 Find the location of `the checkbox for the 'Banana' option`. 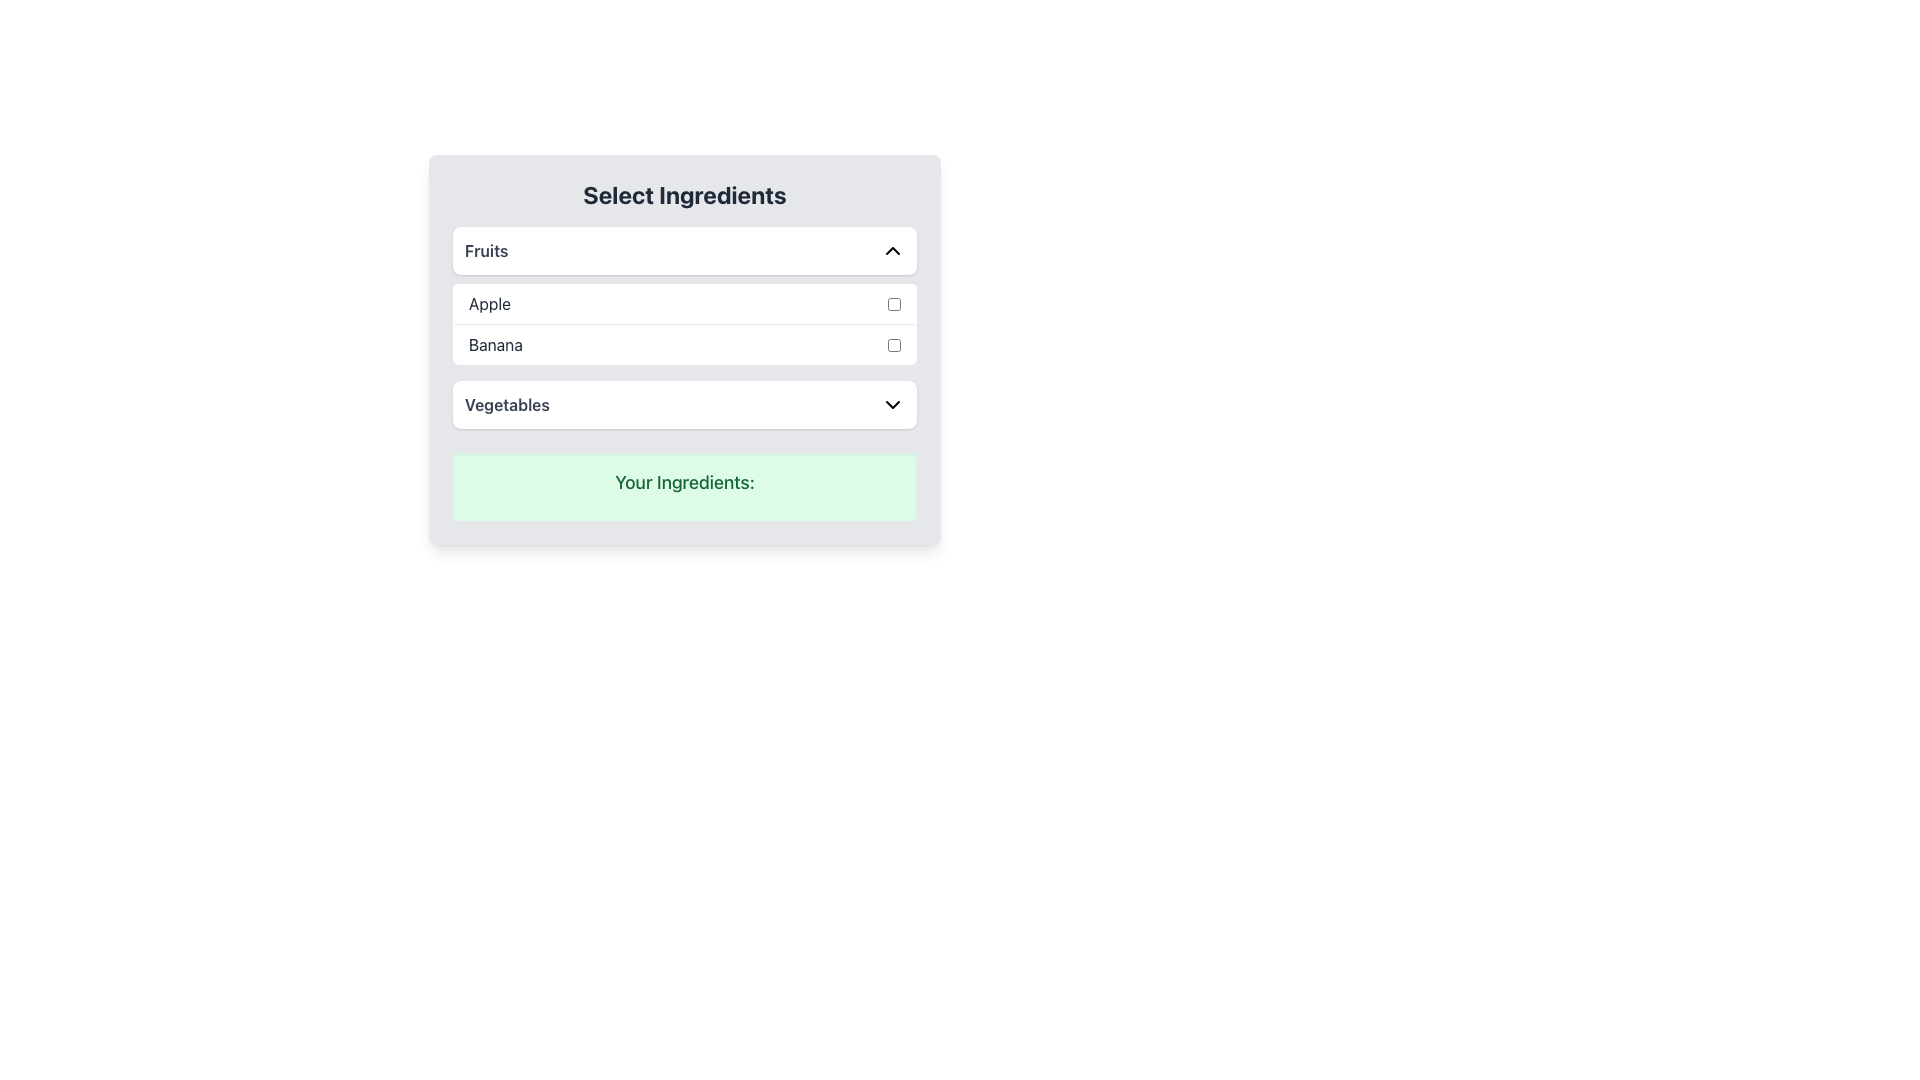

the checkbox for the 'Banana' option is located at coordinates (893, 343).